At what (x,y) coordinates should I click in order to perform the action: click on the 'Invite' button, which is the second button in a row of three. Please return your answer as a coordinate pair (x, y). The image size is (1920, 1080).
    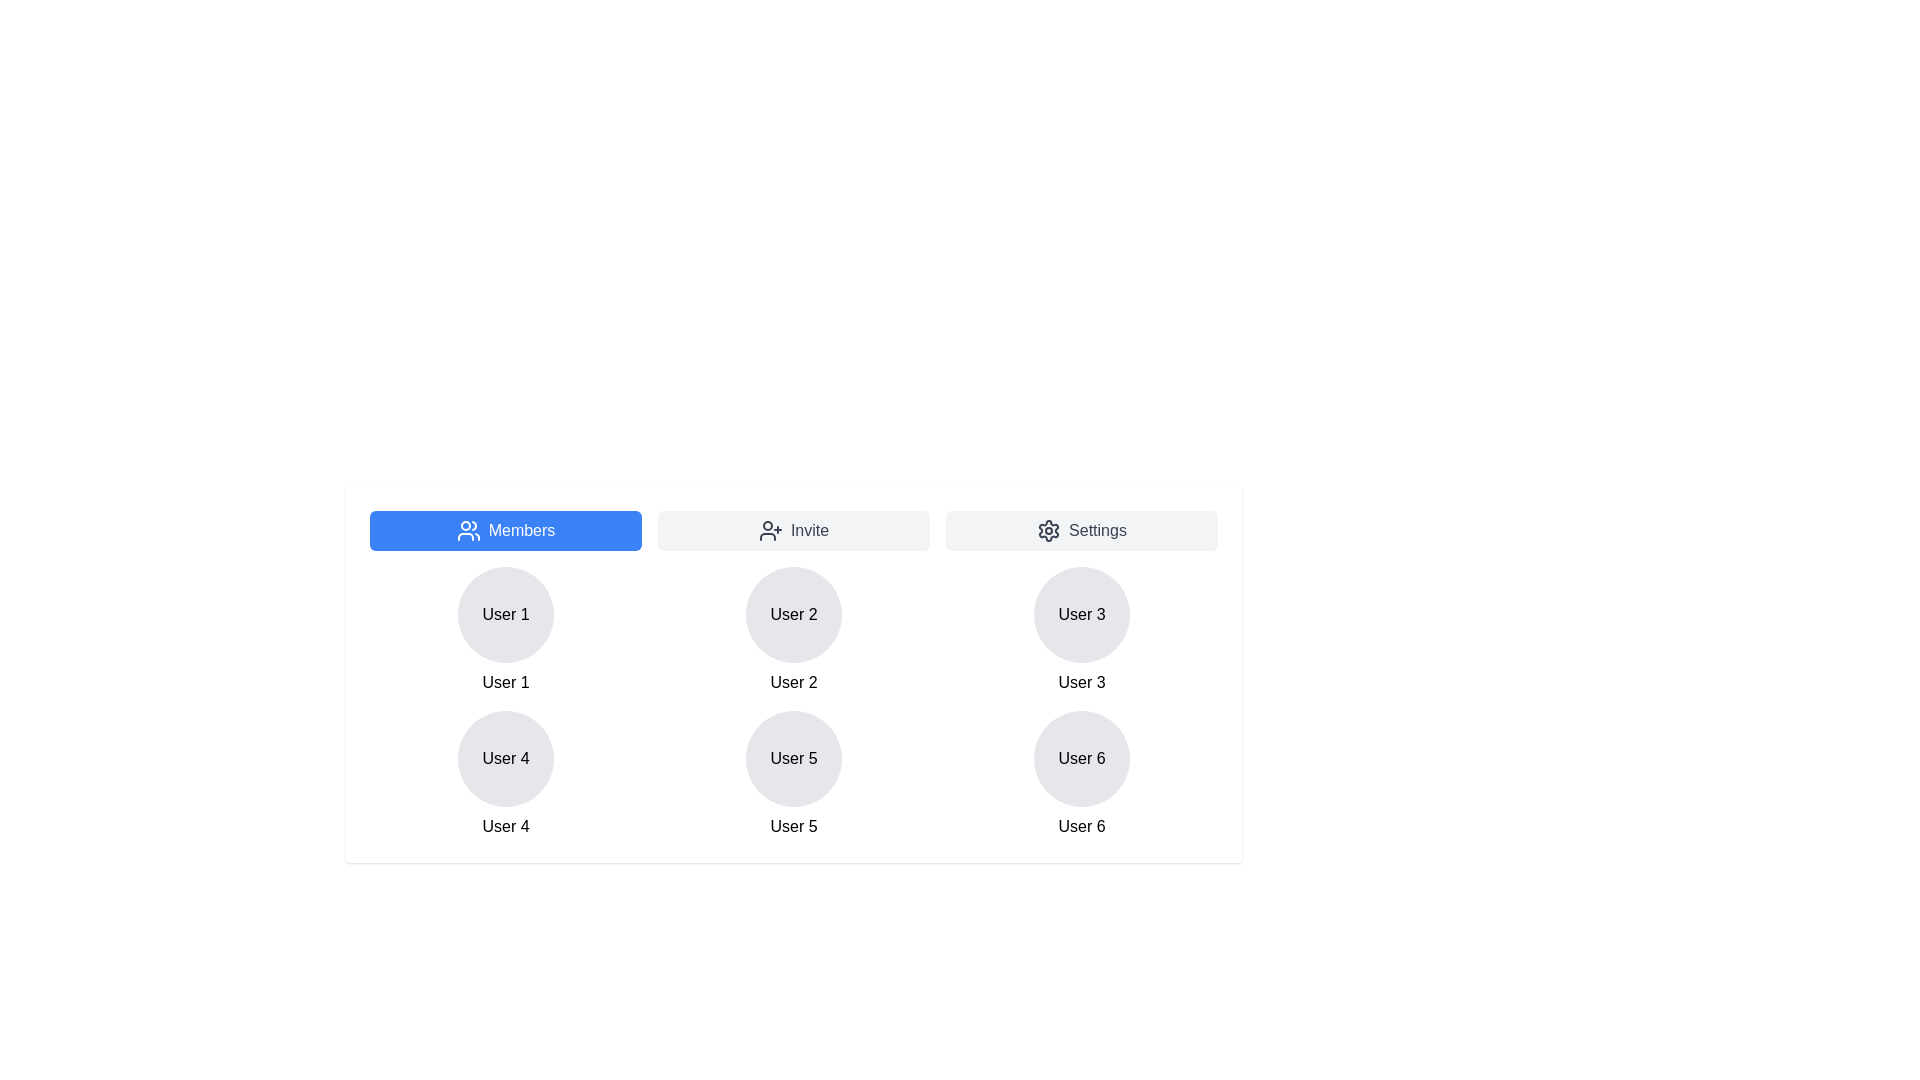
    Looking at the image, I should click on (792, 530).